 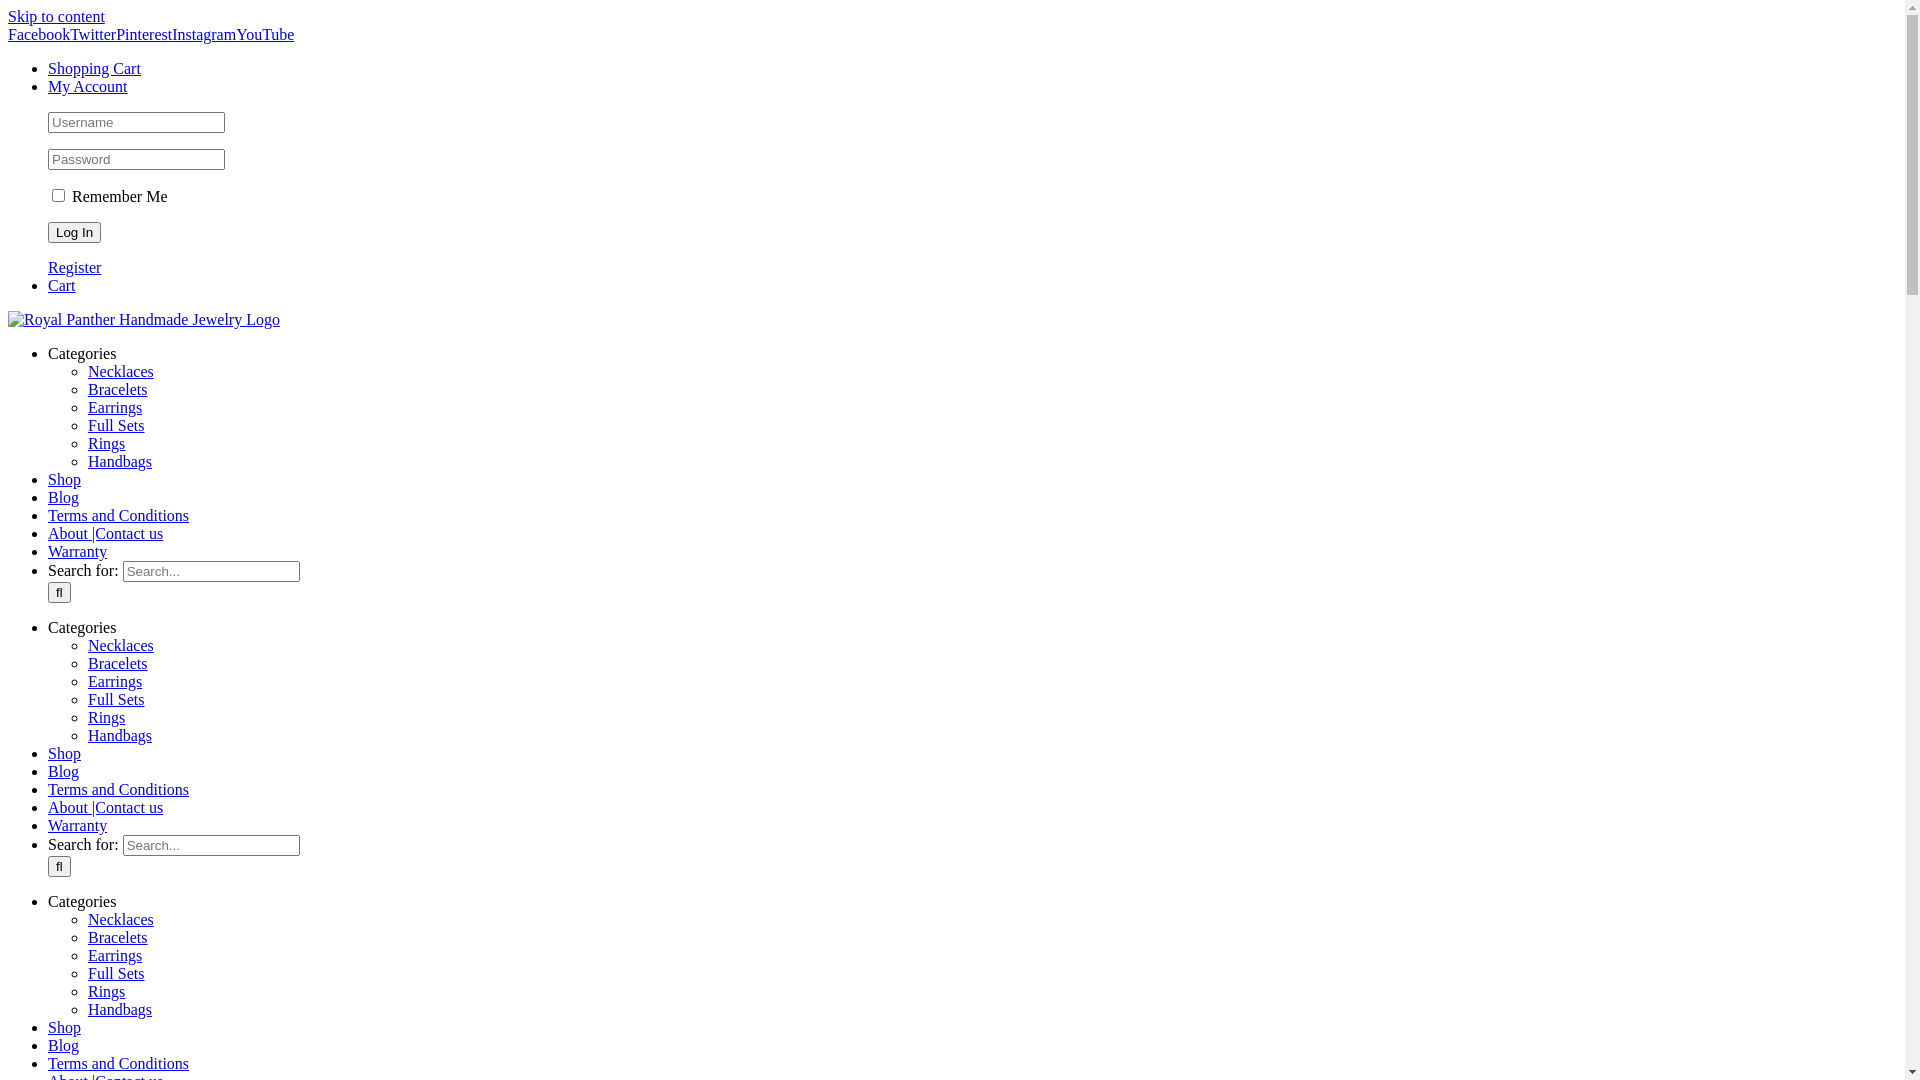 I want to click on 'YouTube', so click(x=263, y=34).